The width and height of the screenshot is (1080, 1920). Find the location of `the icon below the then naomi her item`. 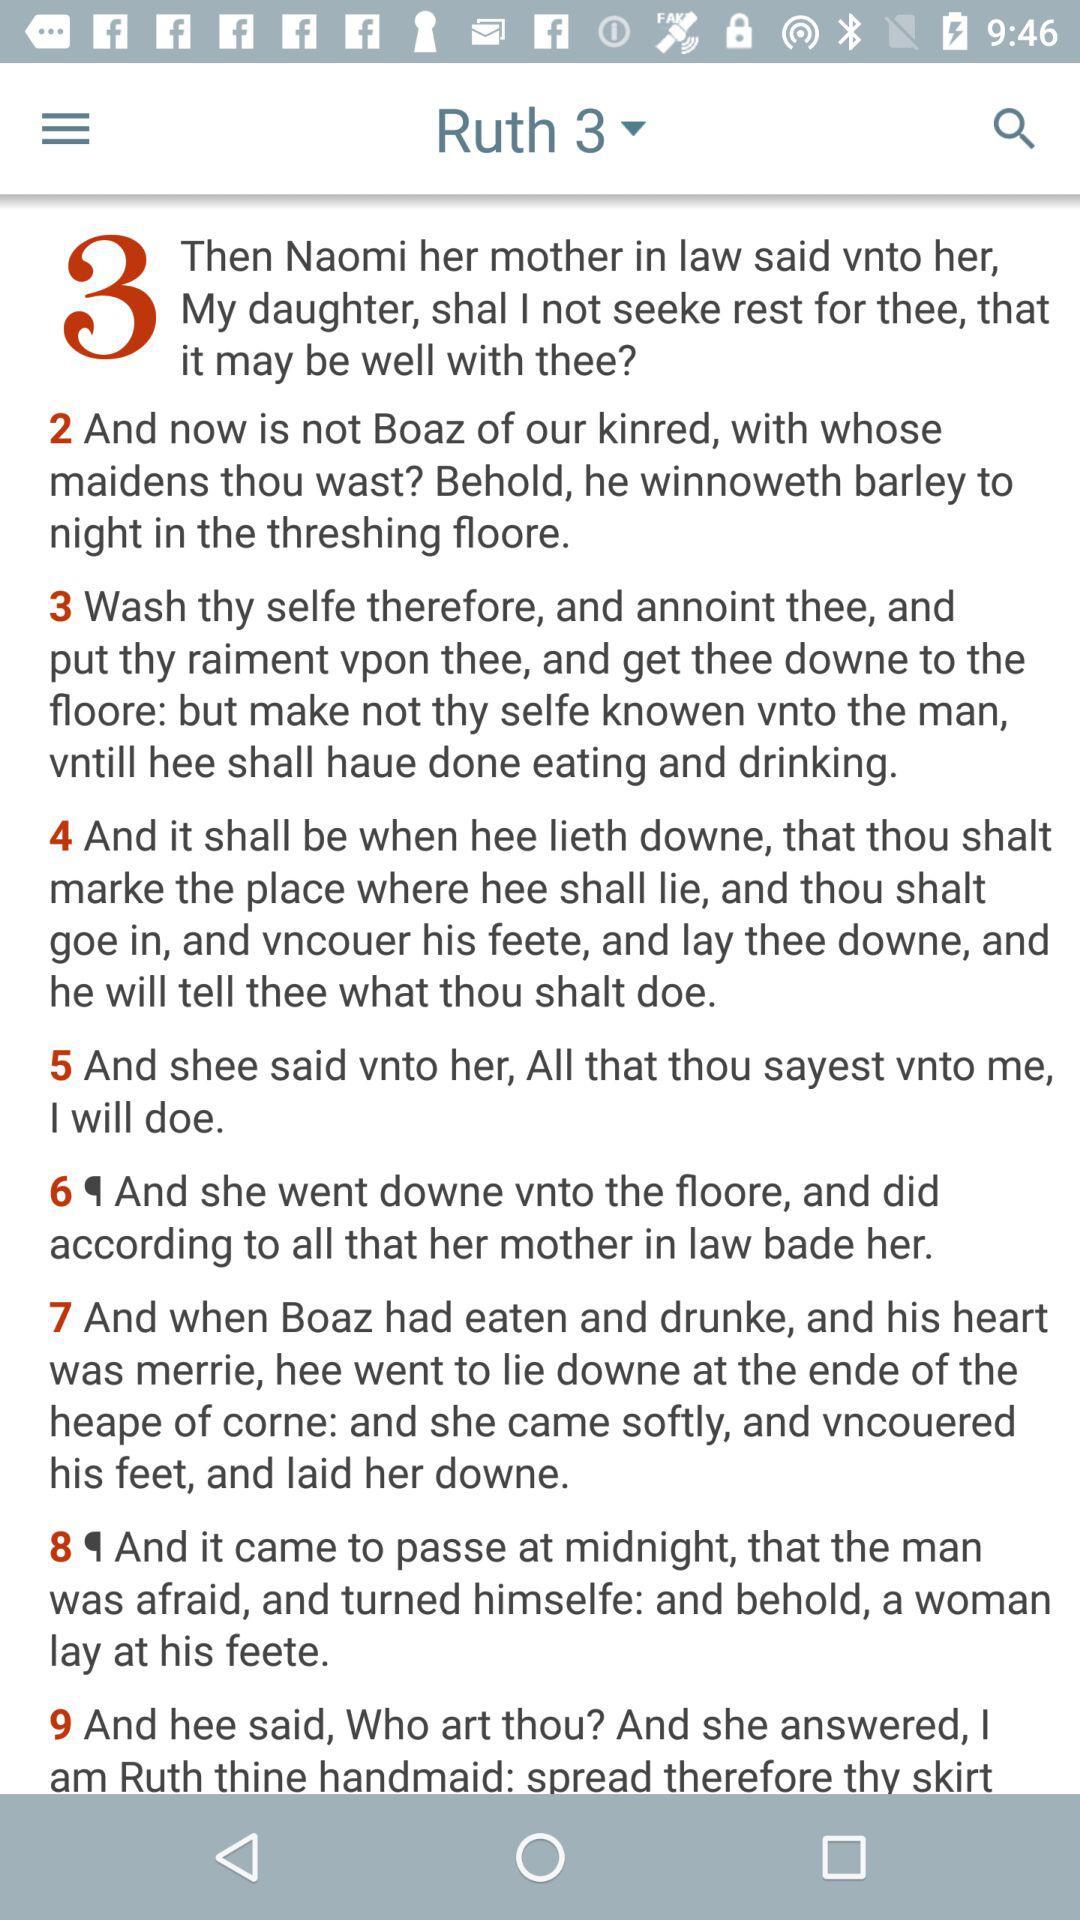

the icon below the then naomi her item is located at coordinates (551, 481).